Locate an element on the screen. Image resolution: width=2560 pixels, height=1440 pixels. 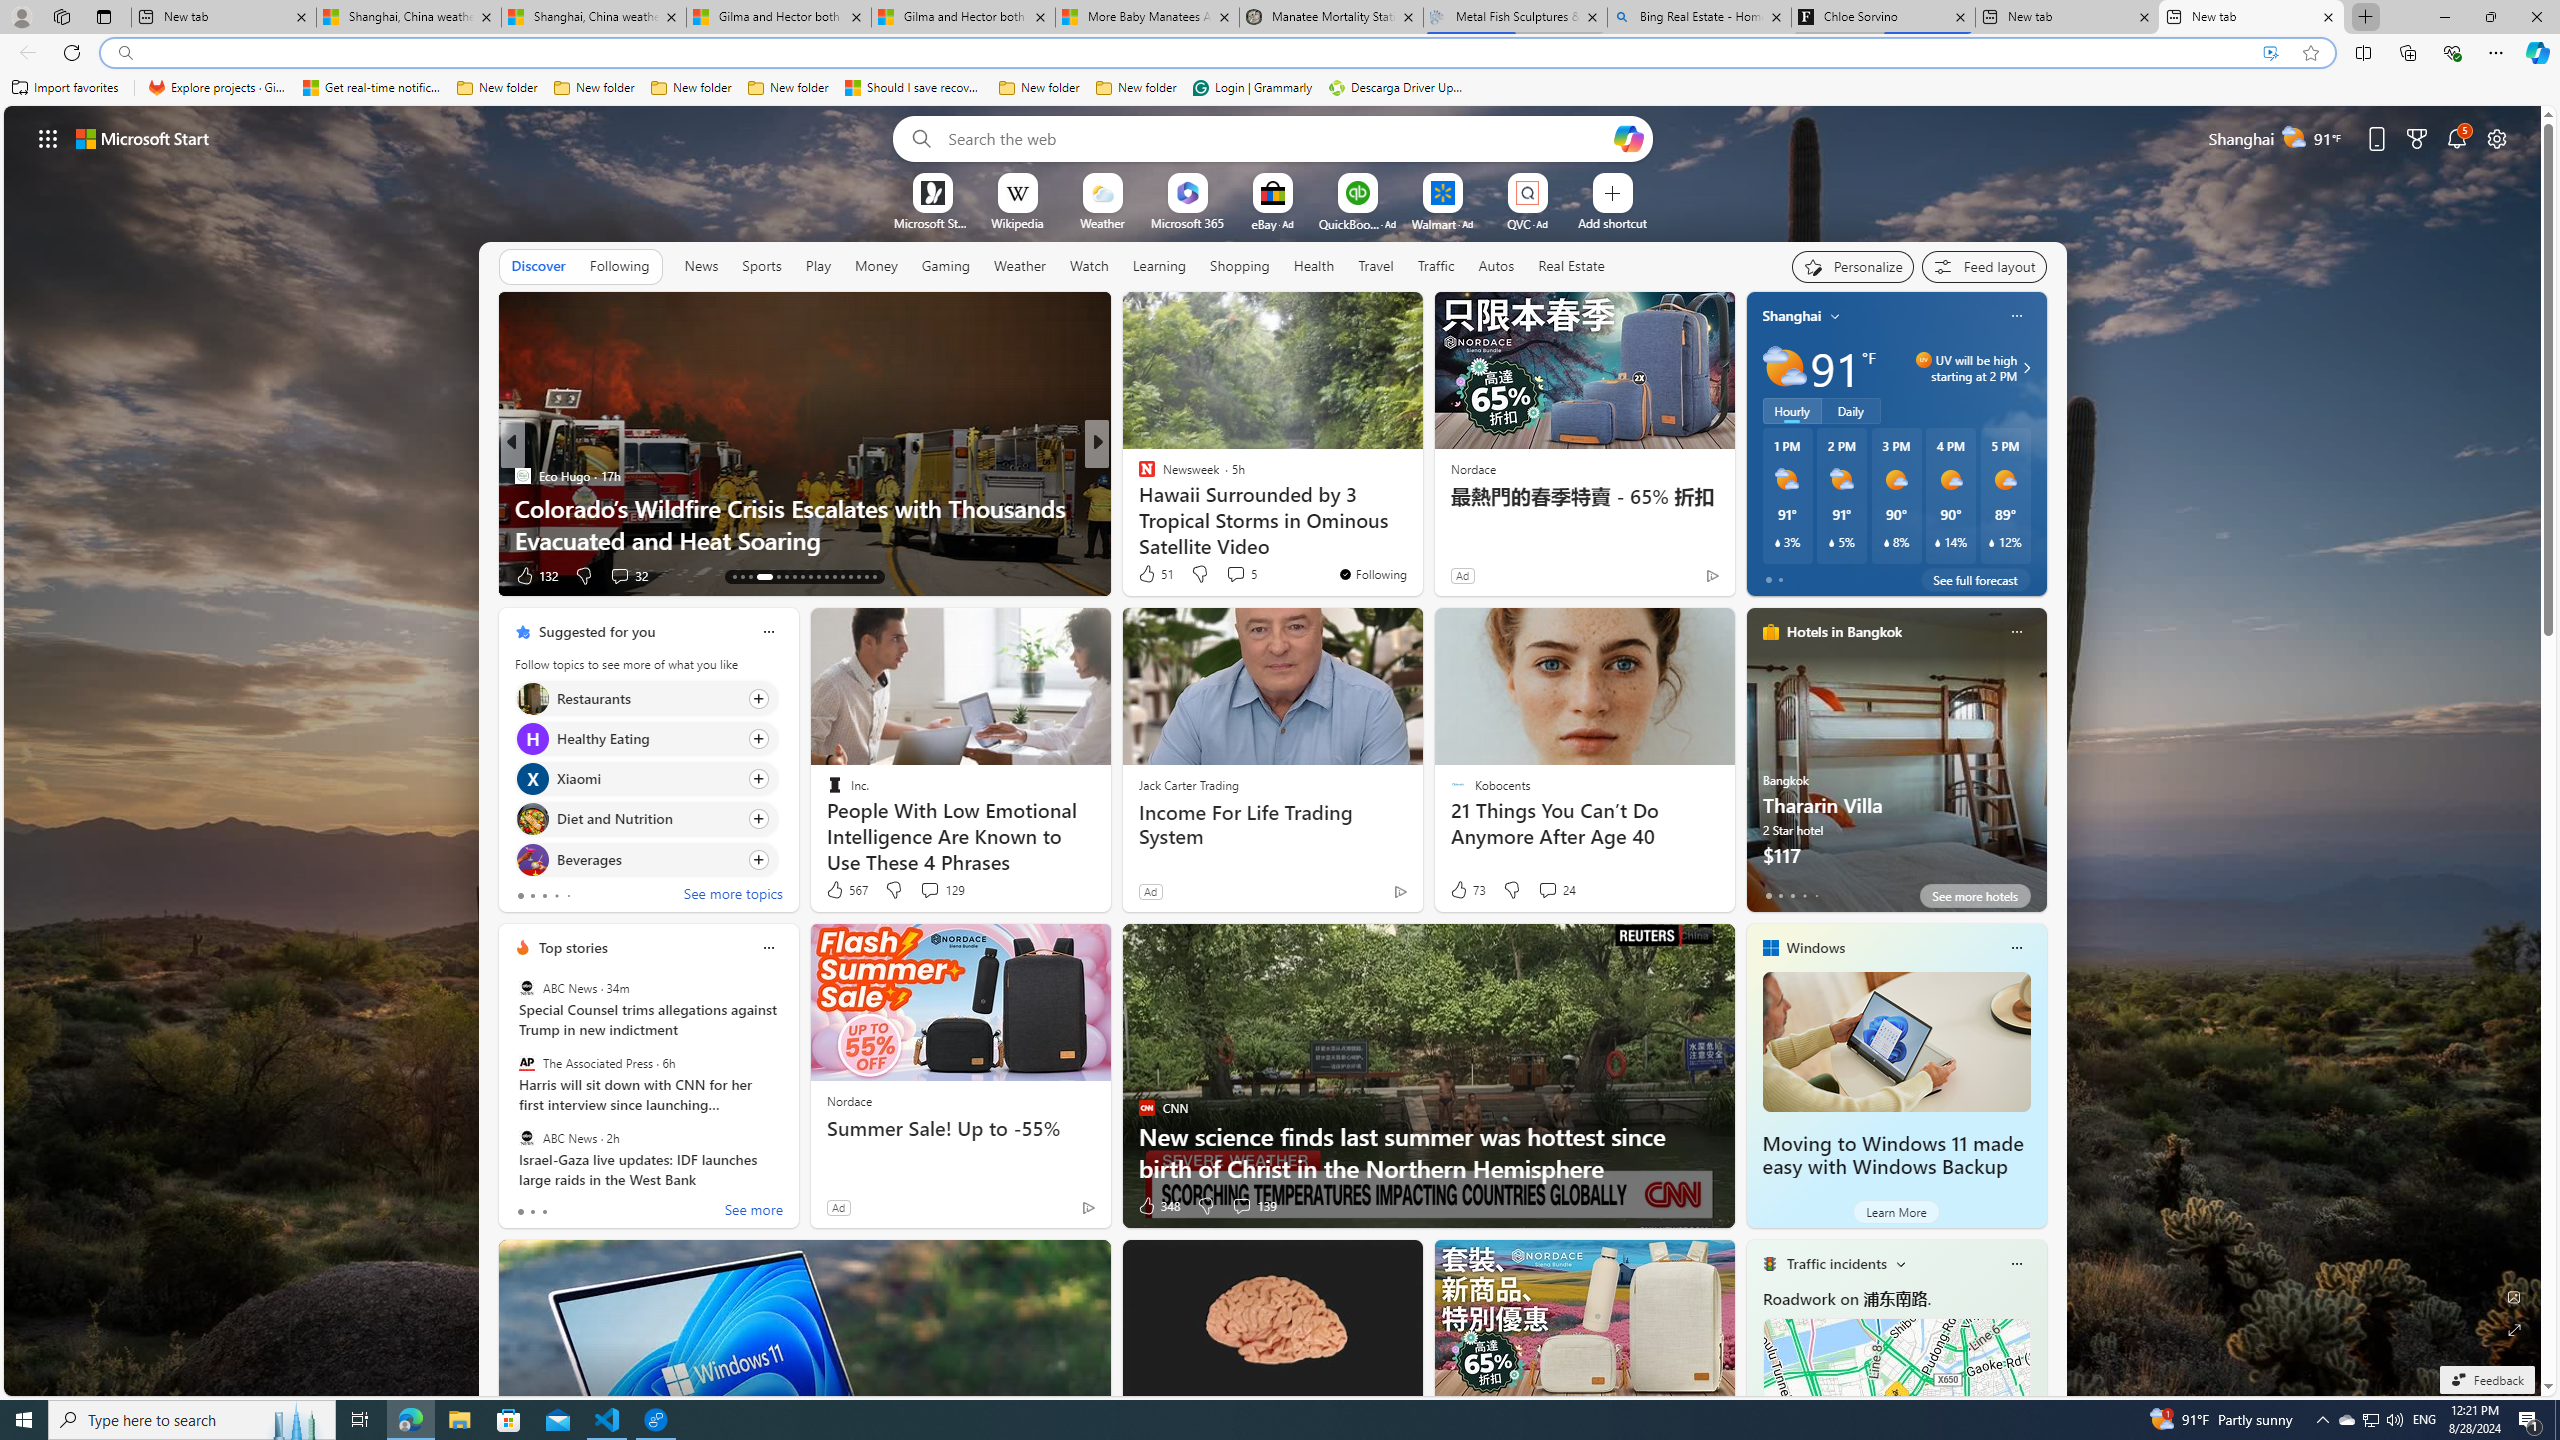
'Edit Background' is located at coordinates (2515, 1295).